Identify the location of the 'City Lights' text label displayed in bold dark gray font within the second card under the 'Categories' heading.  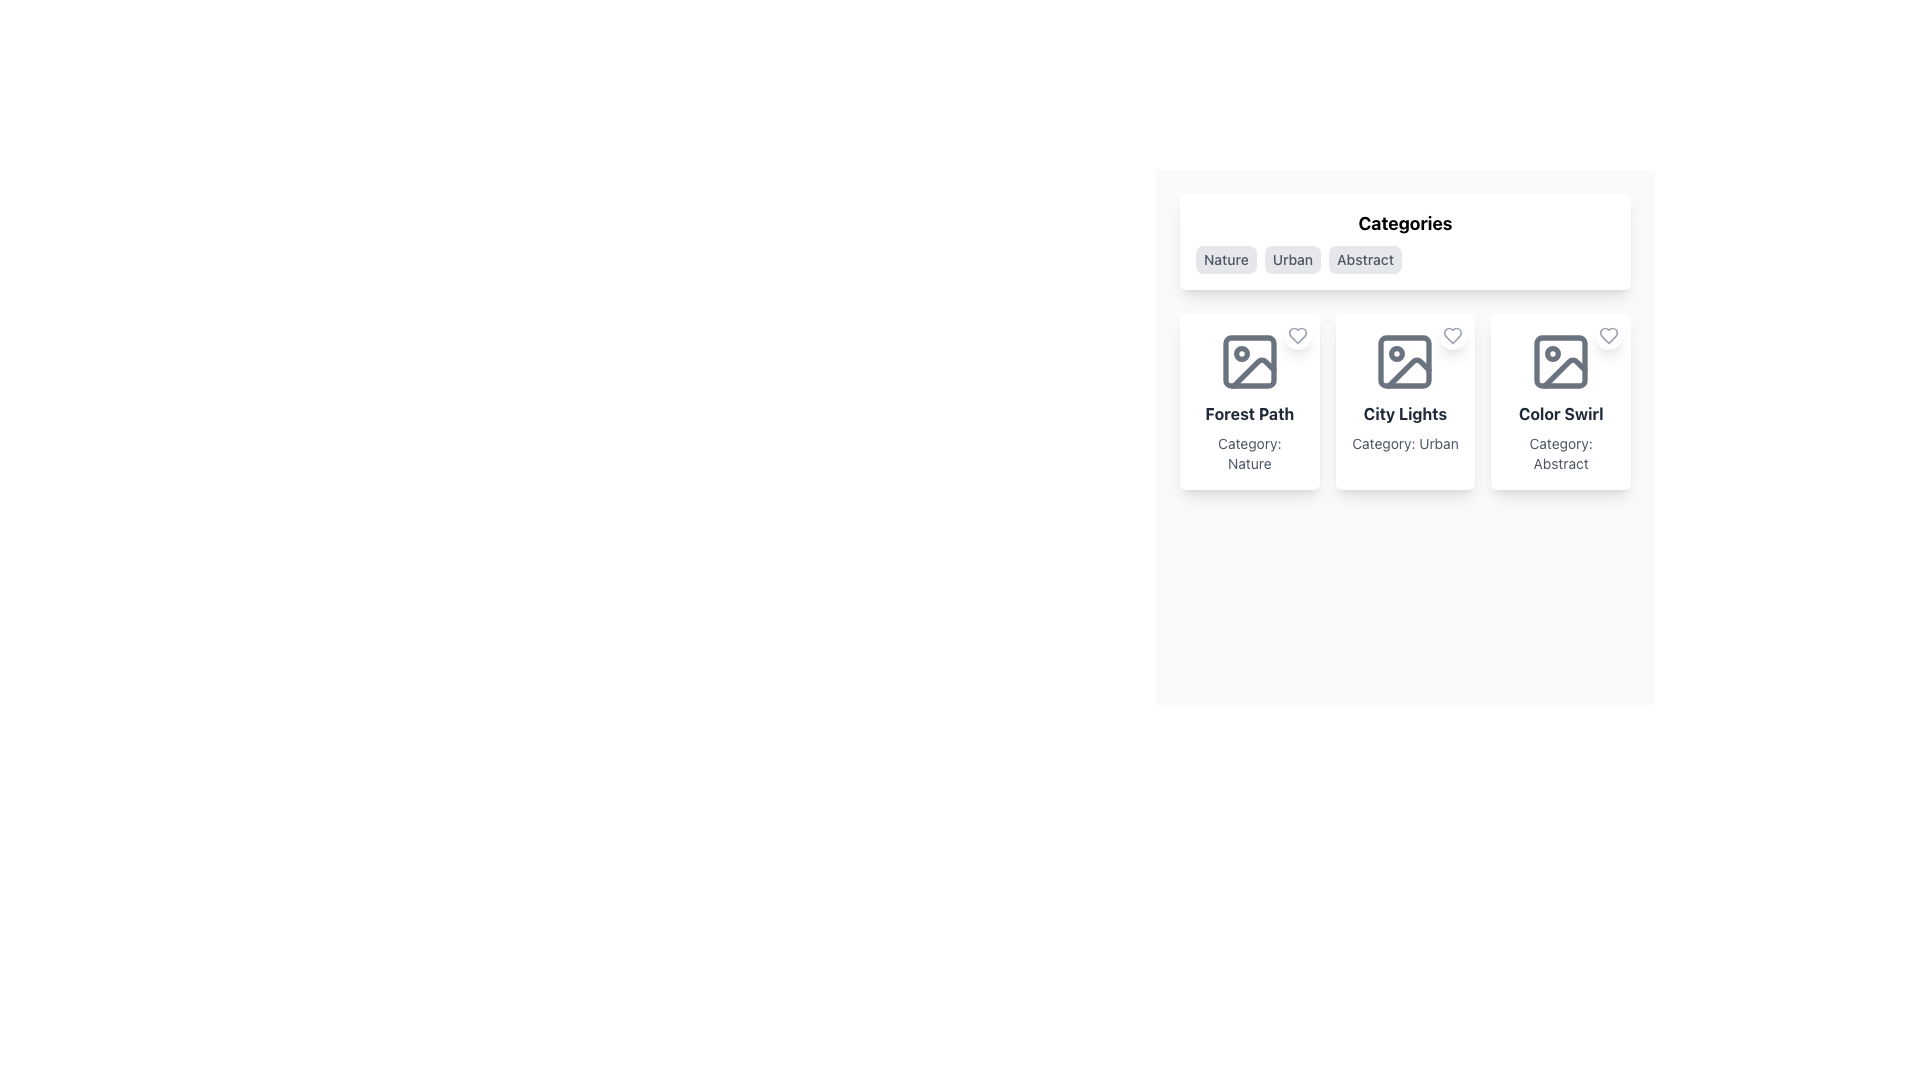
(1404, 412).